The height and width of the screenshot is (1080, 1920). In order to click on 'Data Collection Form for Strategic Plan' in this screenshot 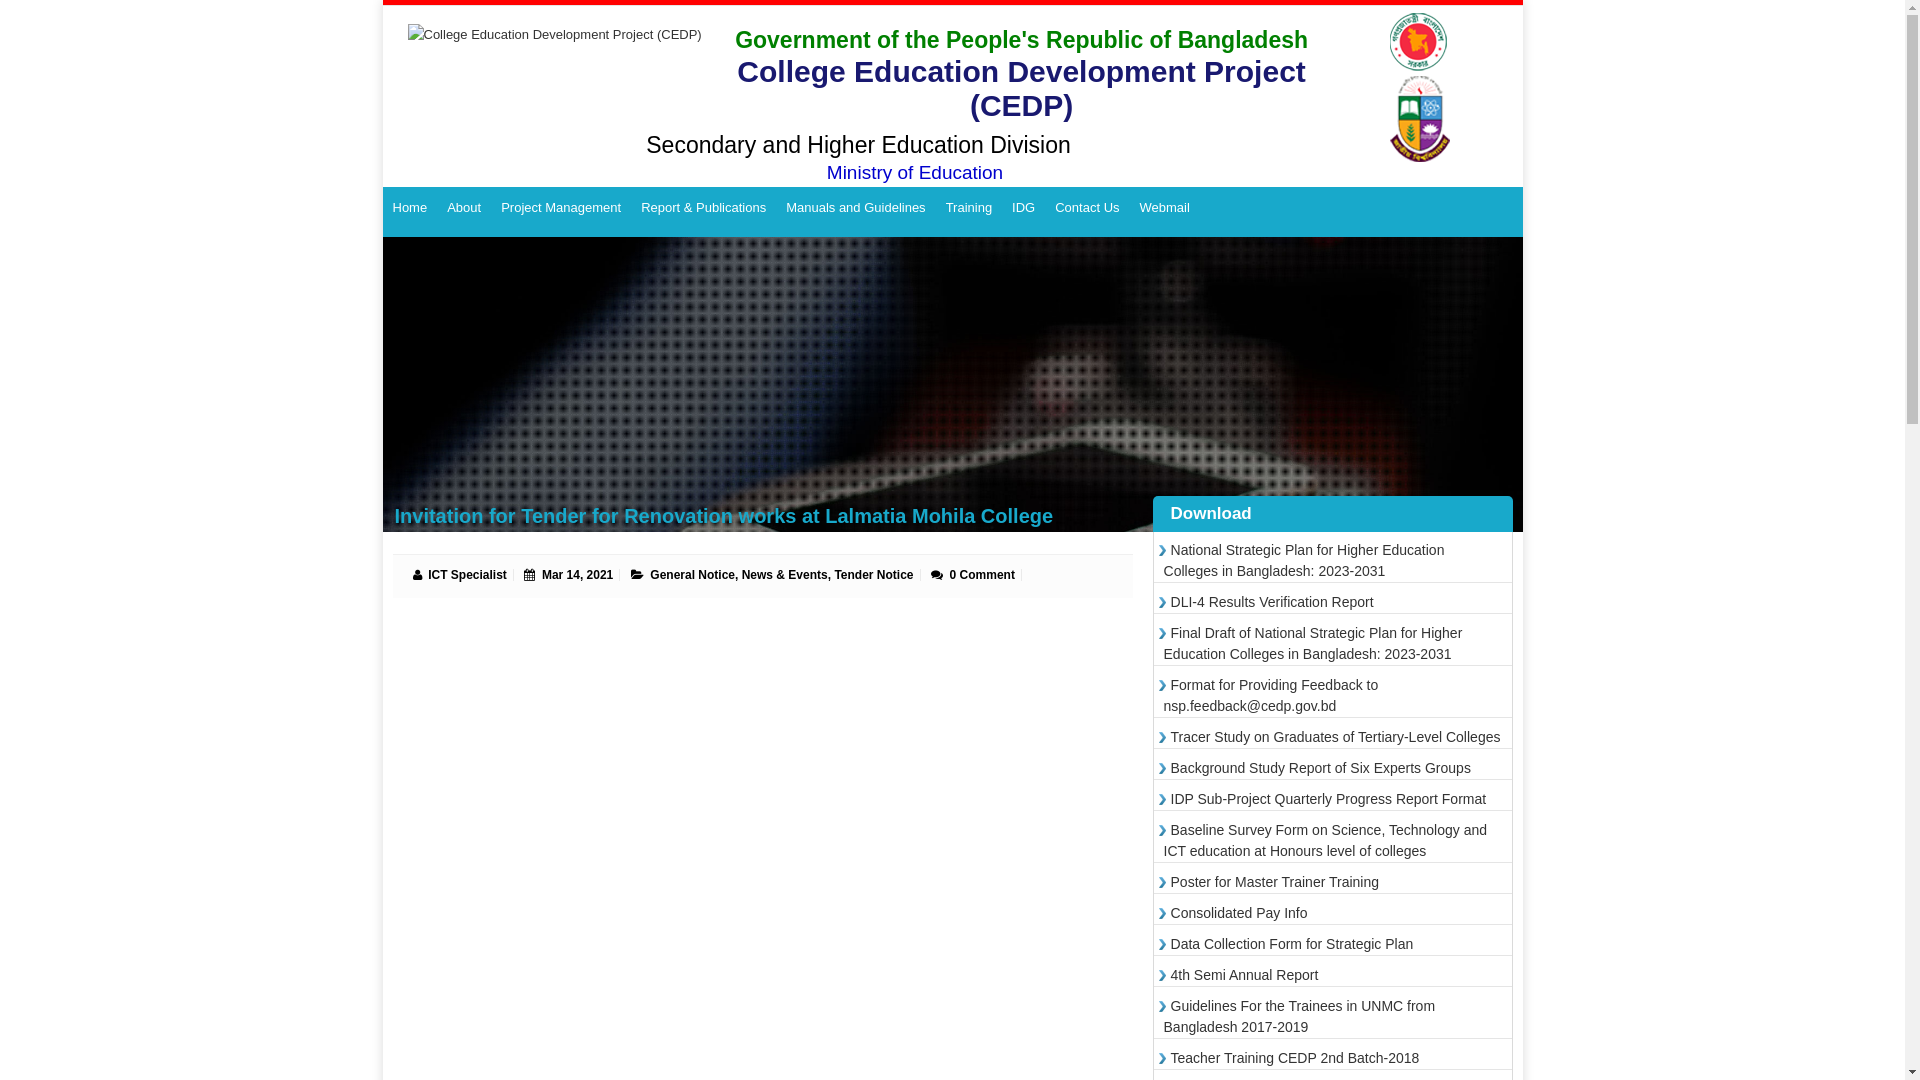, I will do `click(1289, 944)`.